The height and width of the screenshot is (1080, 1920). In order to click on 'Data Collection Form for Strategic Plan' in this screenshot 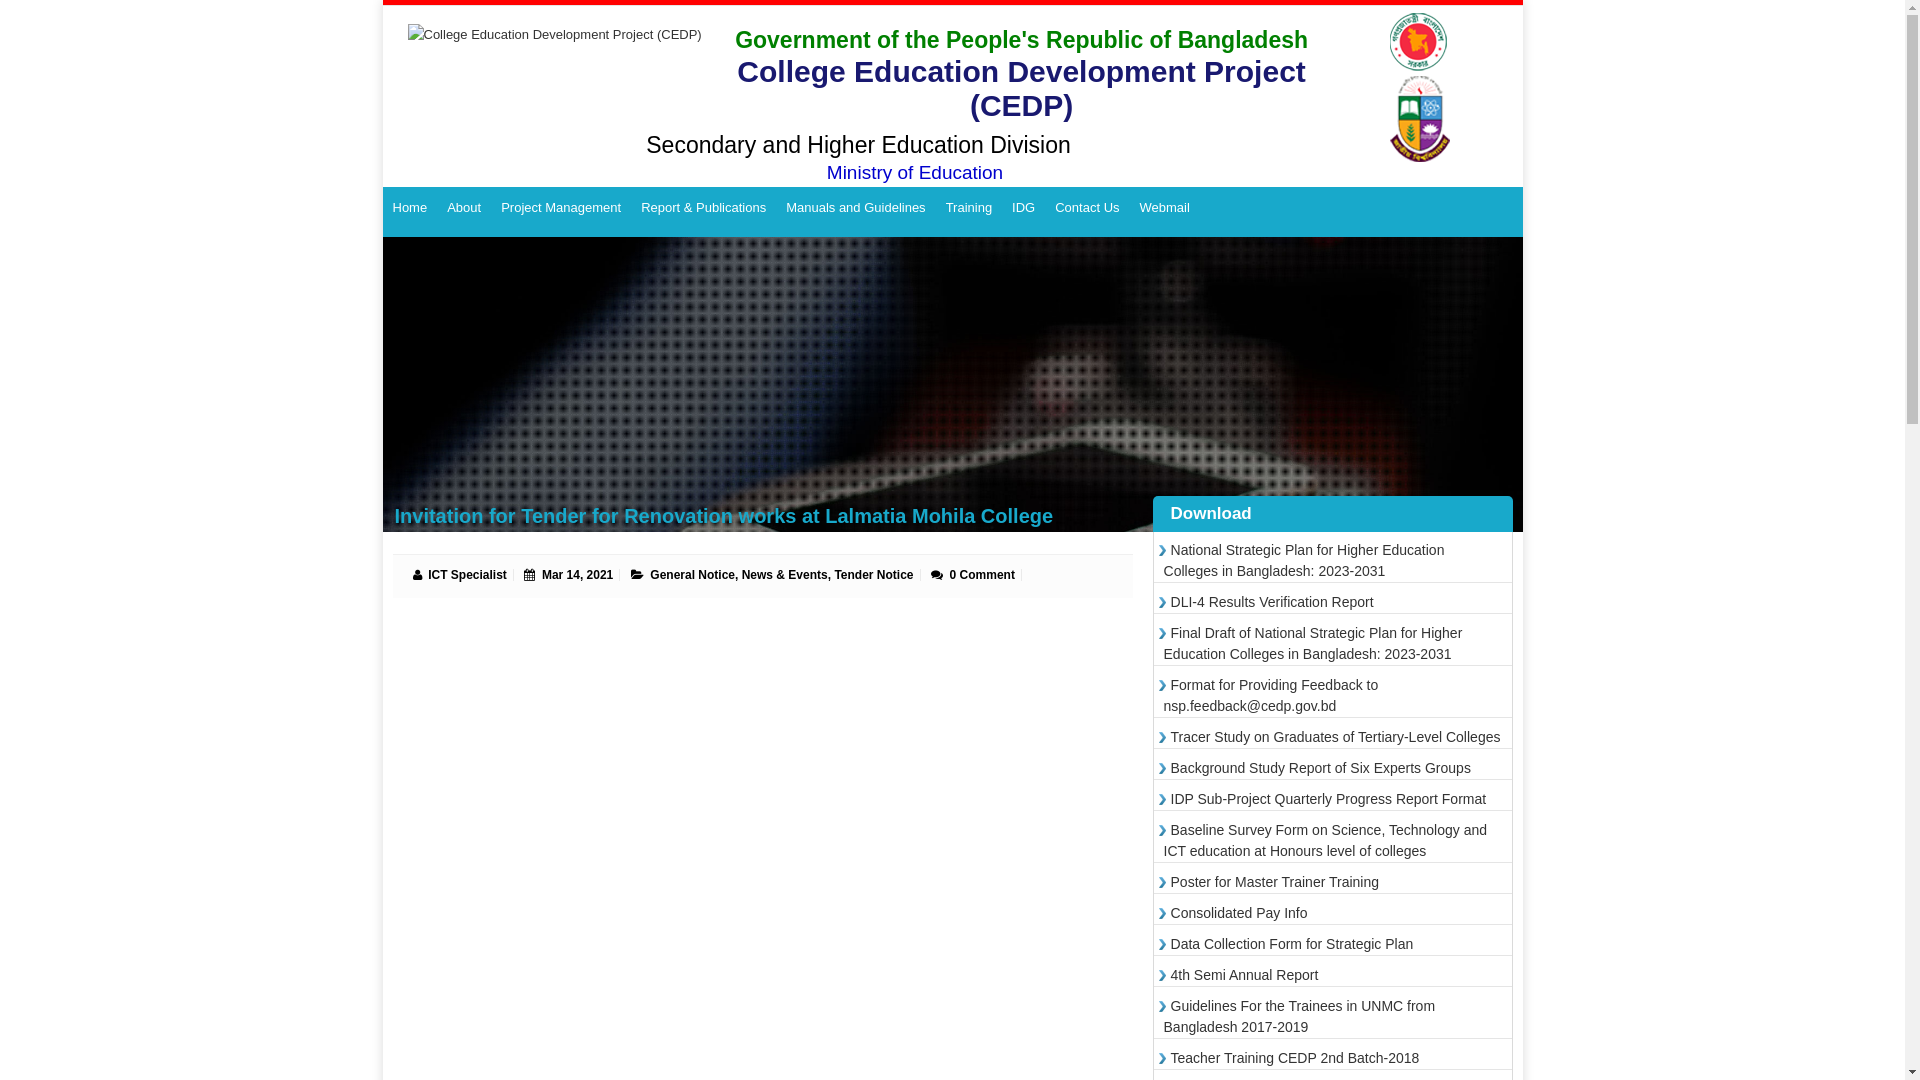, I will do `click(1289, 944)`.